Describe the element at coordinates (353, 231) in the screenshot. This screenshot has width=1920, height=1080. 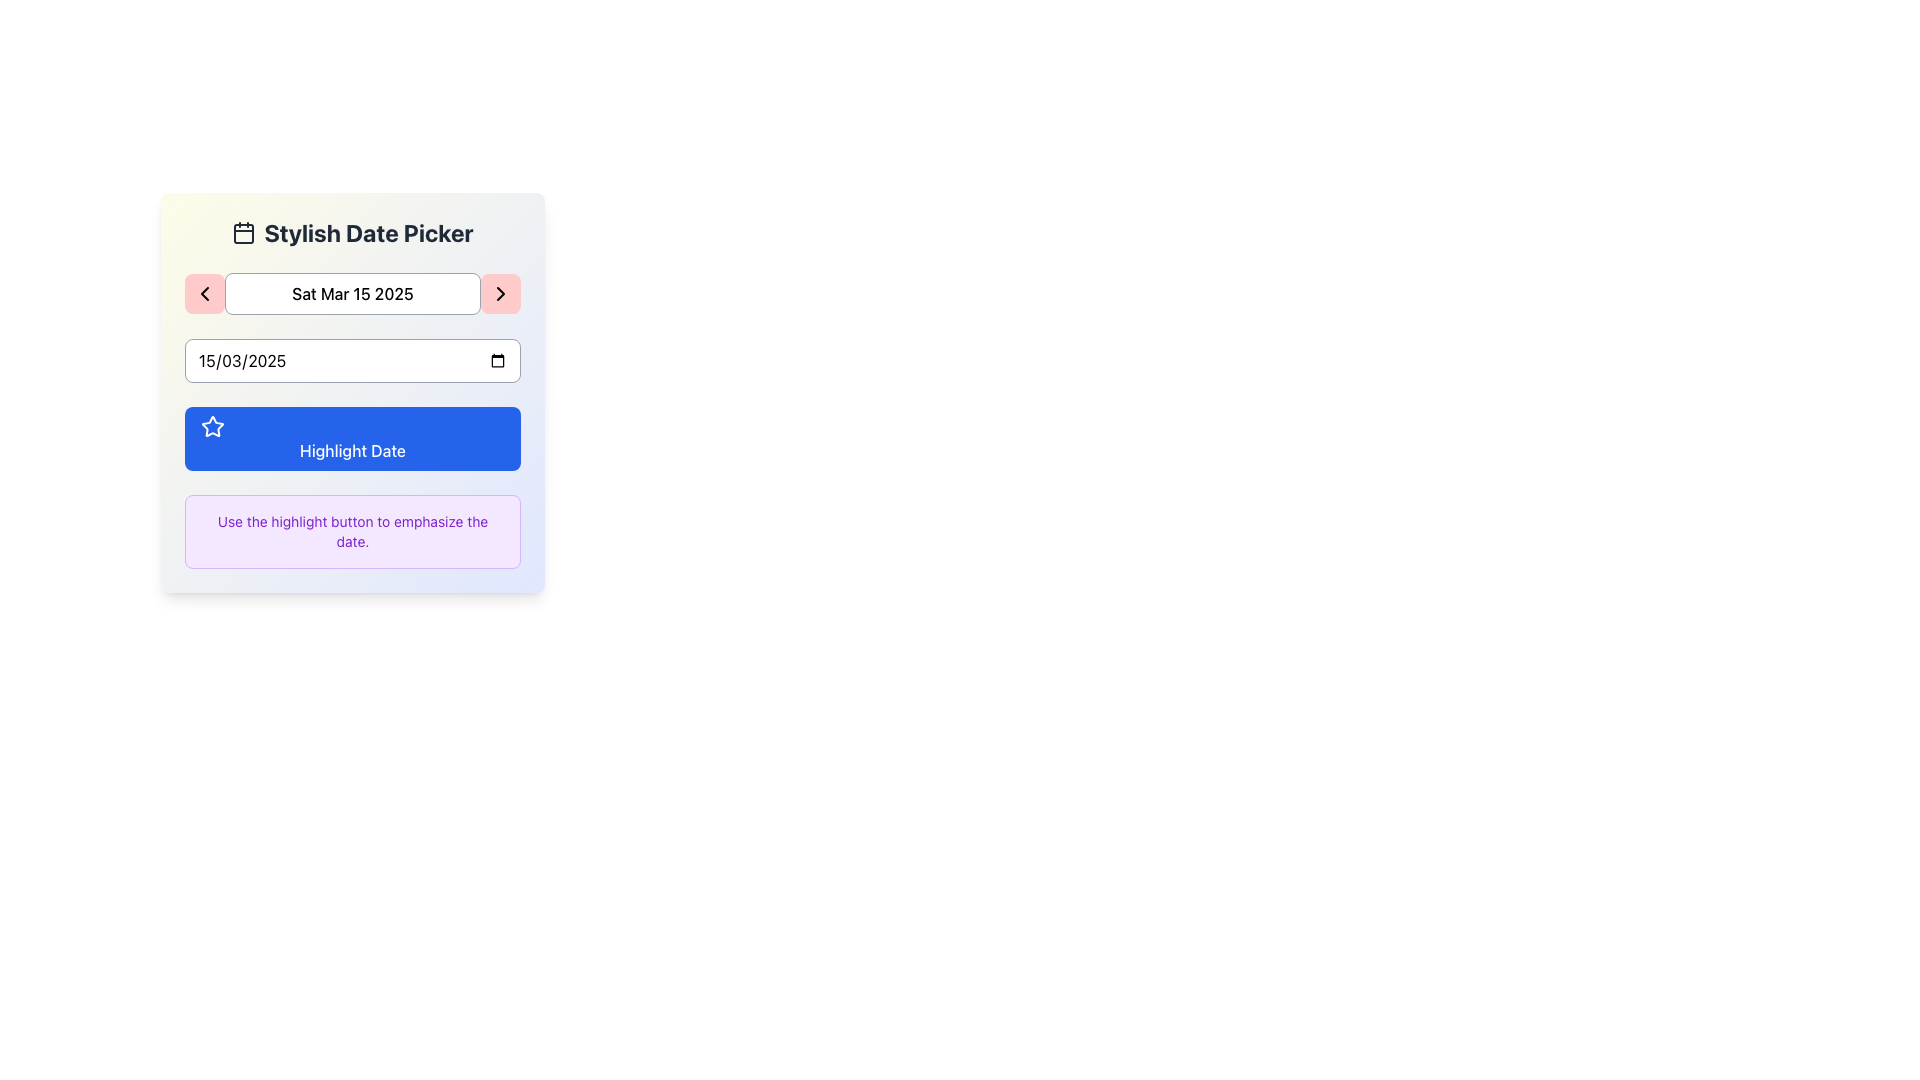
I see `the text label that serves as the title for the date picker interface, located at the top of the card layout` at that location.